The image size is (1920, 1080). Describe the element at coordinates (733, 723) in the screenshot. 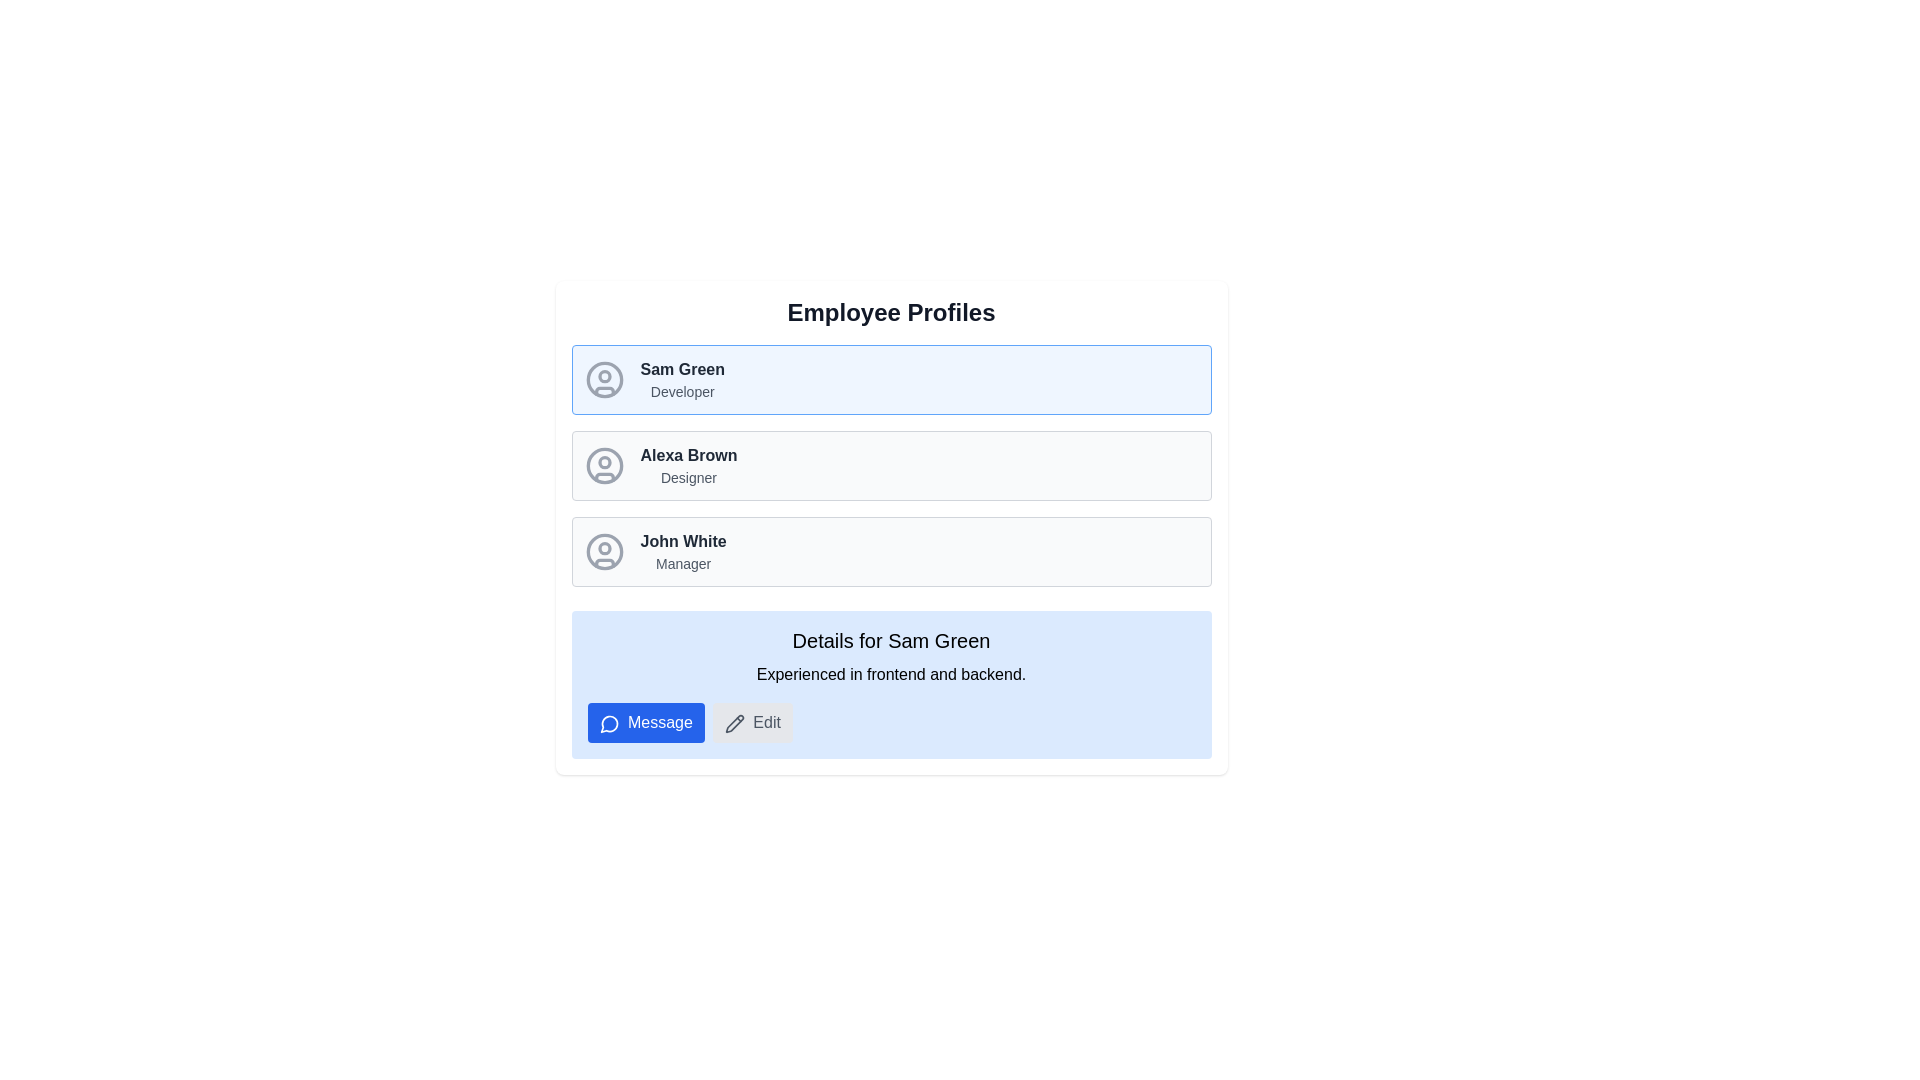

I see `the main body of the pencil icon embedded in the 'Edit' button located in the lower-right corner of the 'Details for Sam Green' section` at that location.